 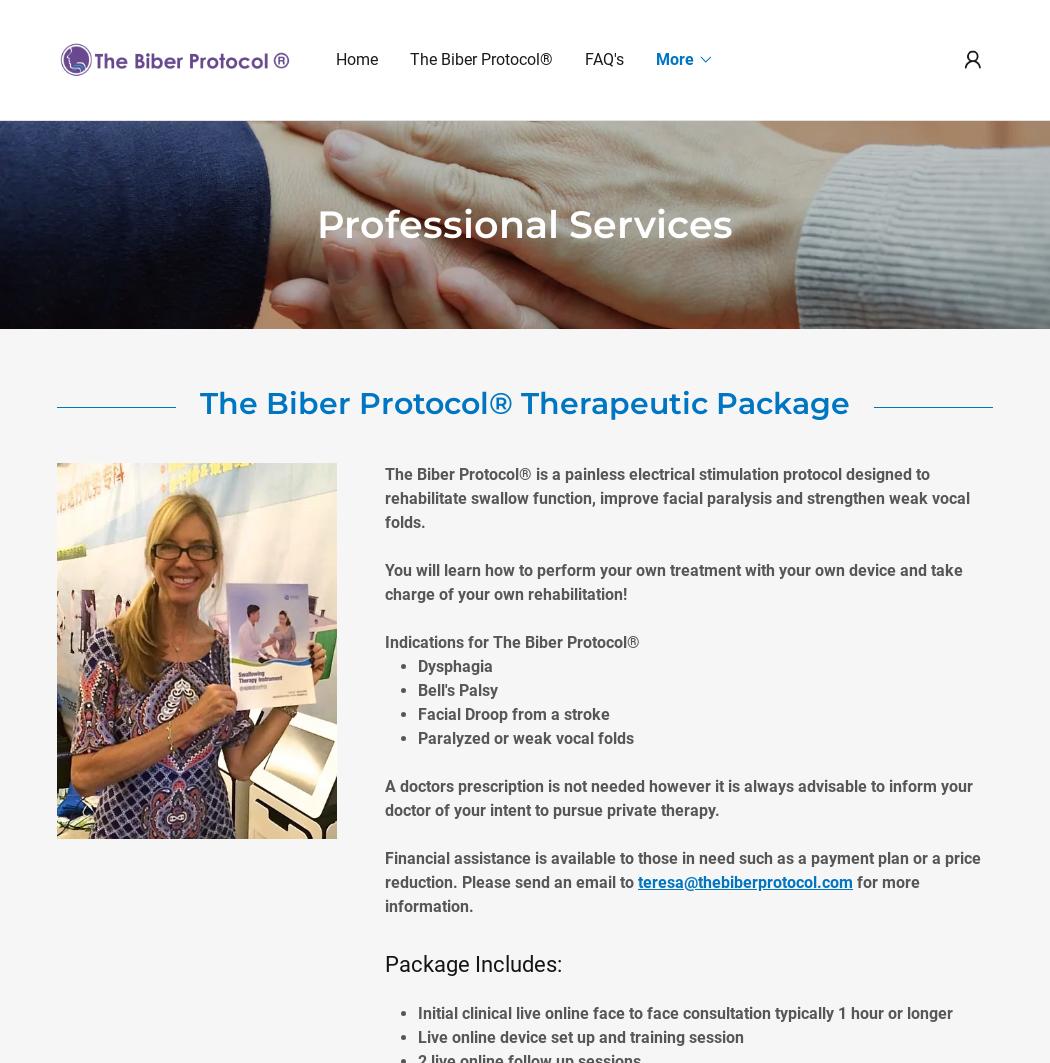 What do you see at coordinates (356, 59) in the screenshot?
I see `'Home'` at bounding box center [356, 59].